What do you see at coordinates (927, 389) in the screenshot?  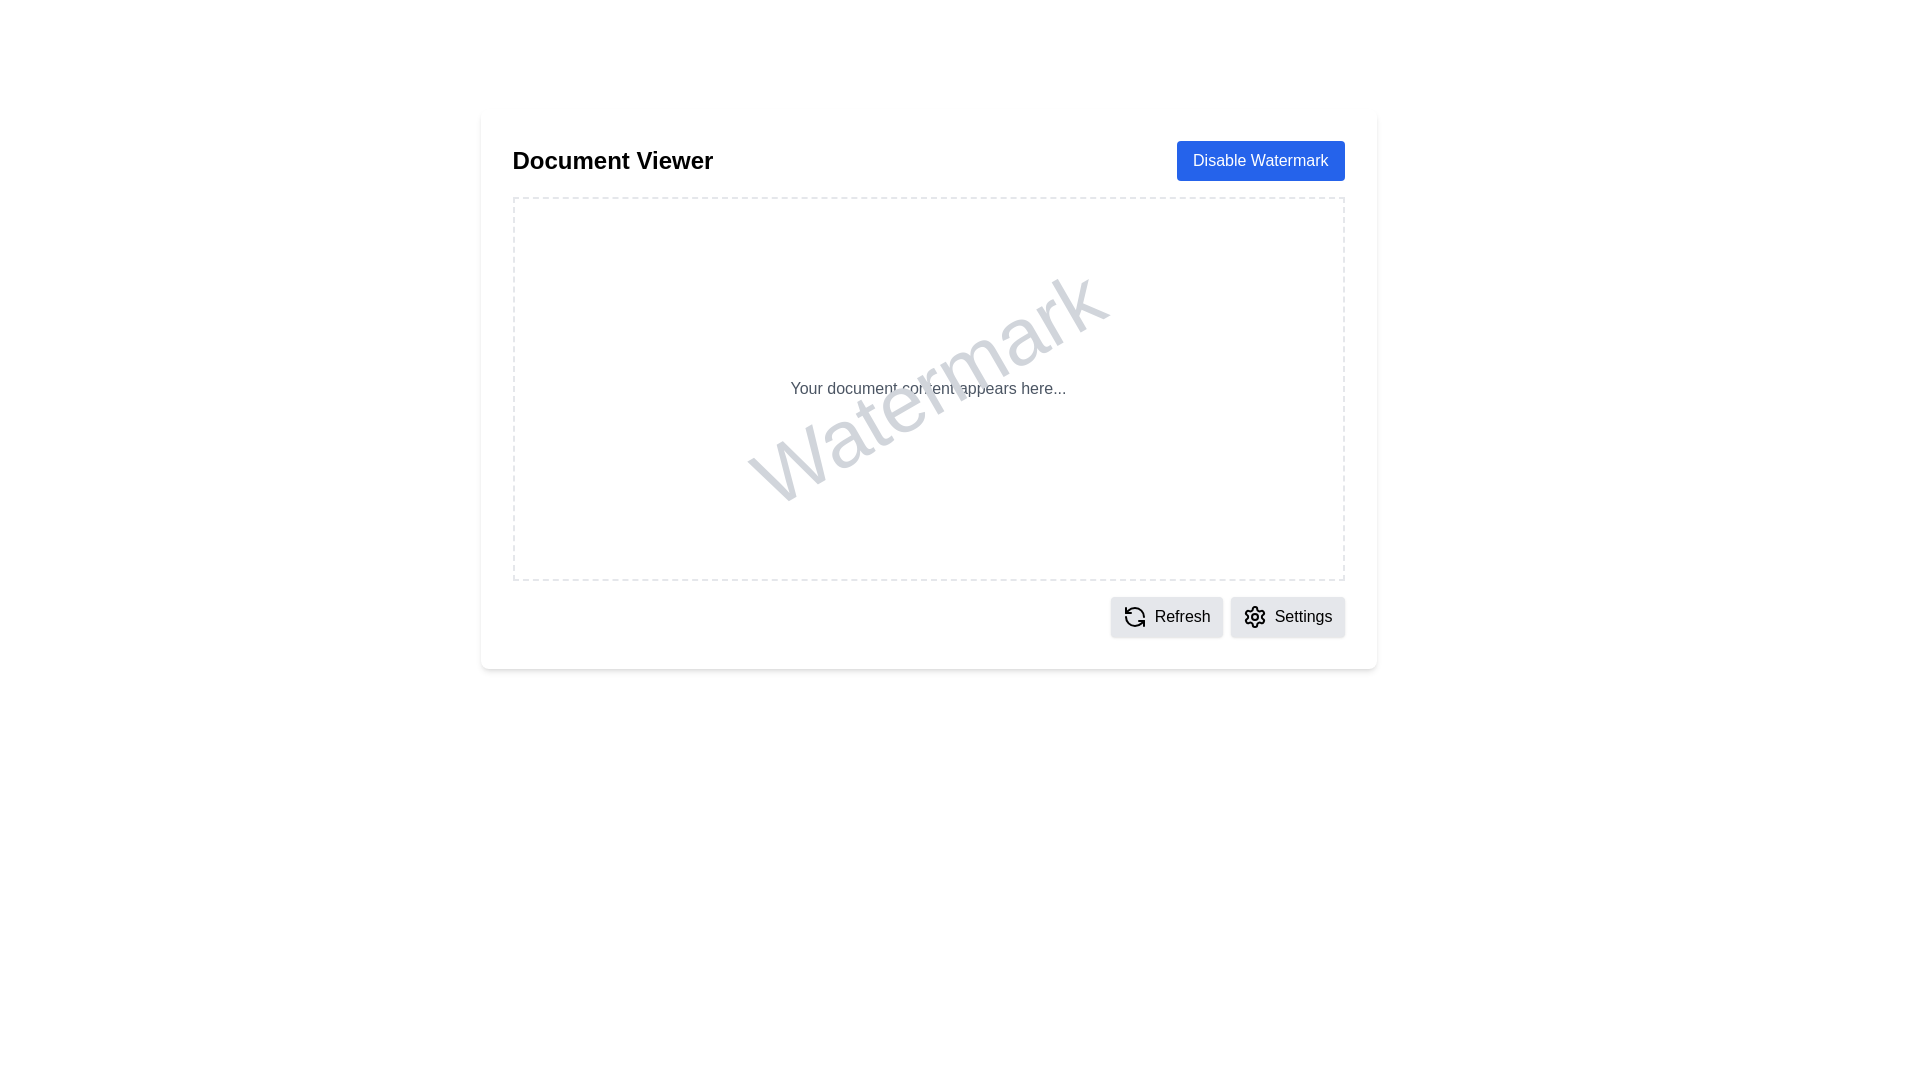 I see `the text component that reads 'Your document content appears here...' within the dashed-bordered rectangular area` at bounding box center [927, 389].